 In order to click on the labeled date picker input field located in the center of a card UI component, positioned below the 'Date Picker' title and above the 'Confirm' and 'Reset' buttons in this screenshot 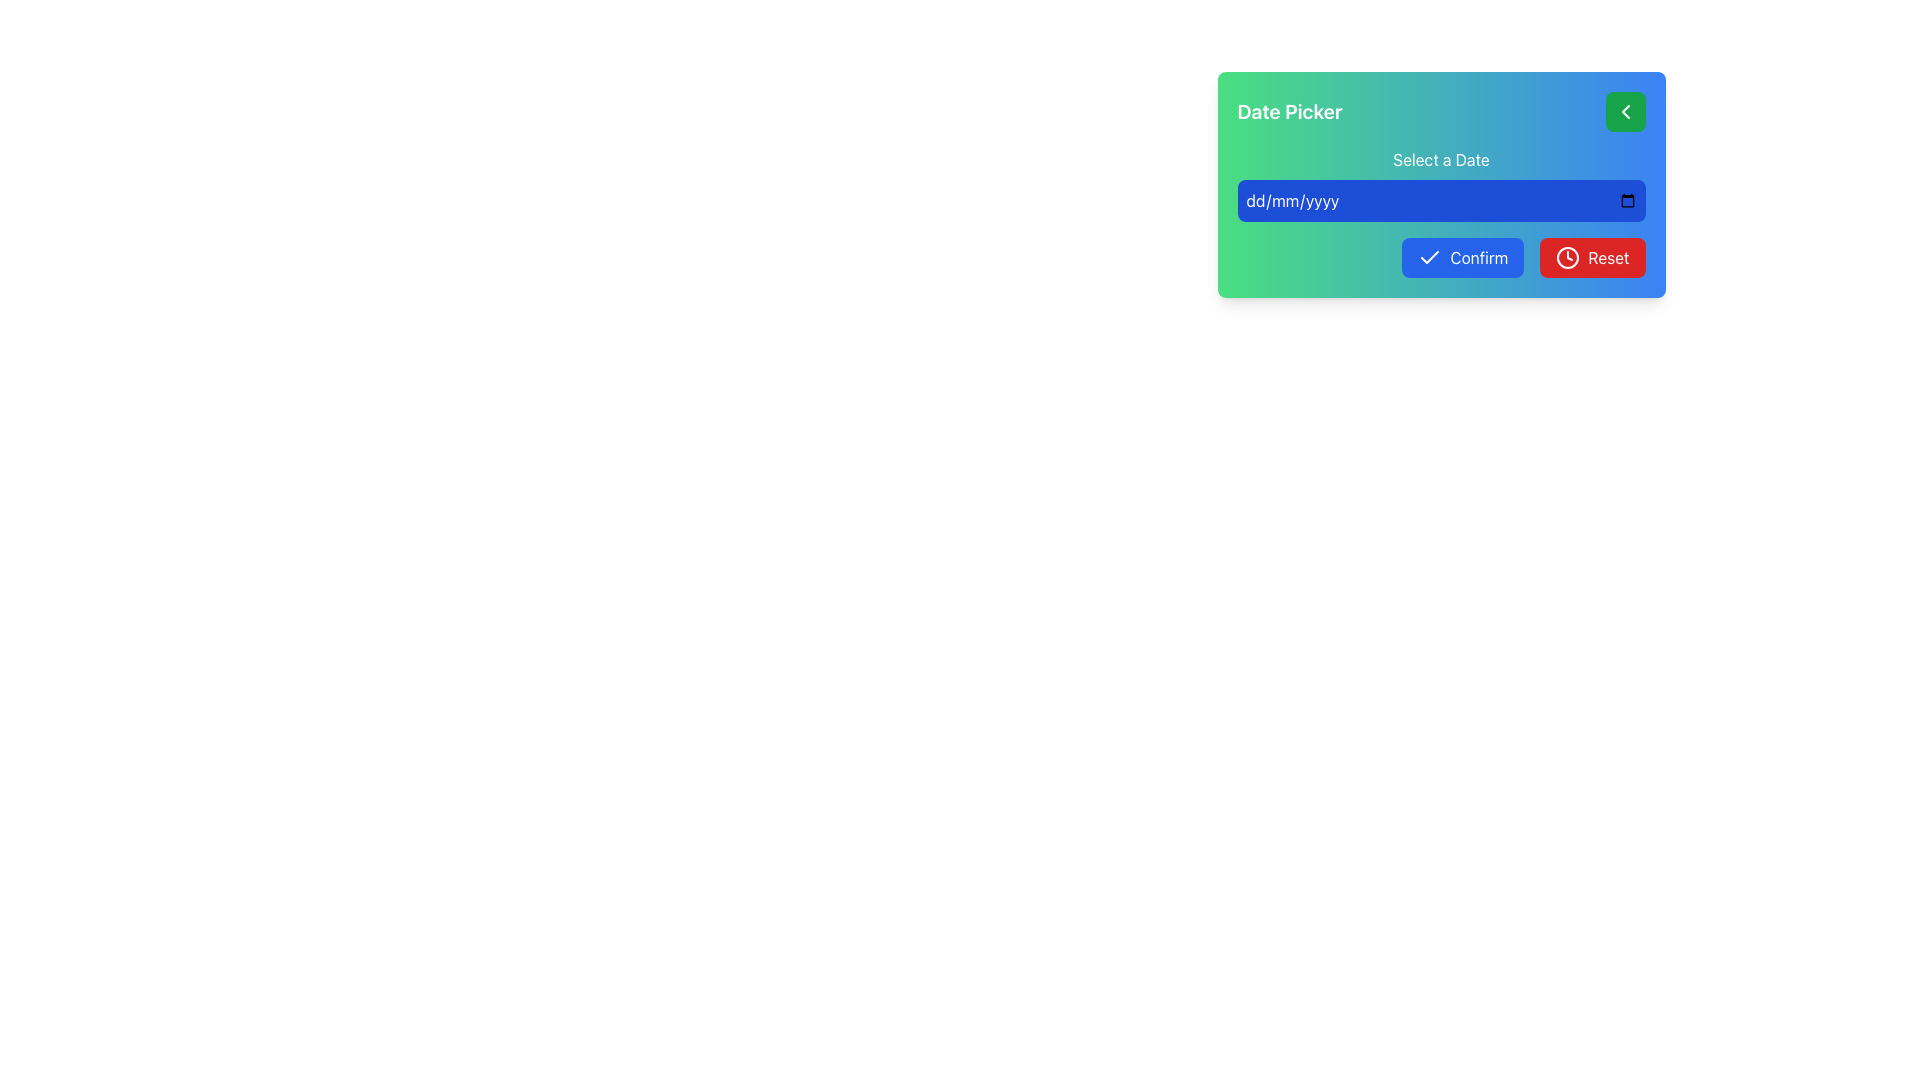, I will do `click(1441, 185)`.